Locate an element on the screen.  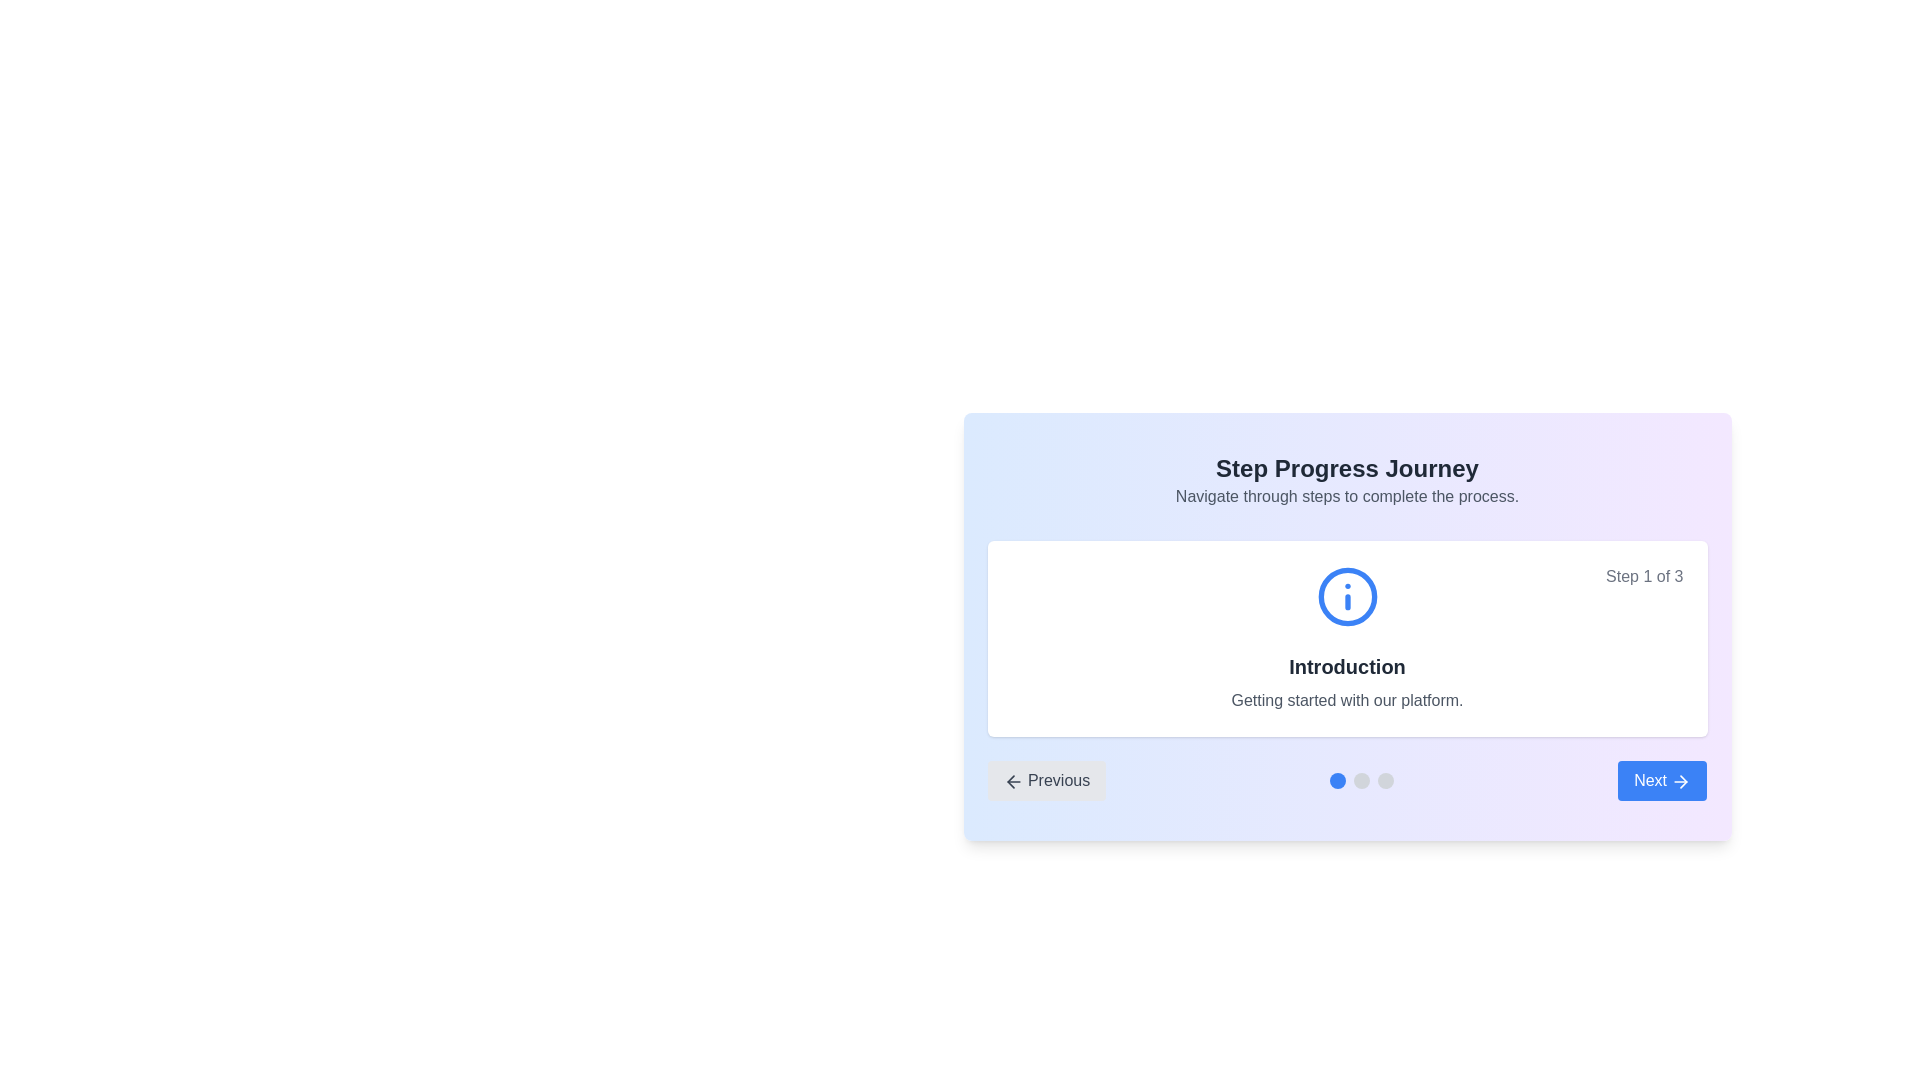
text from the Text Label indicating the current step number and total number of steps, which is positioned in the top-right region above the main title 'Introduction' is located at coordinates (1644, 577).